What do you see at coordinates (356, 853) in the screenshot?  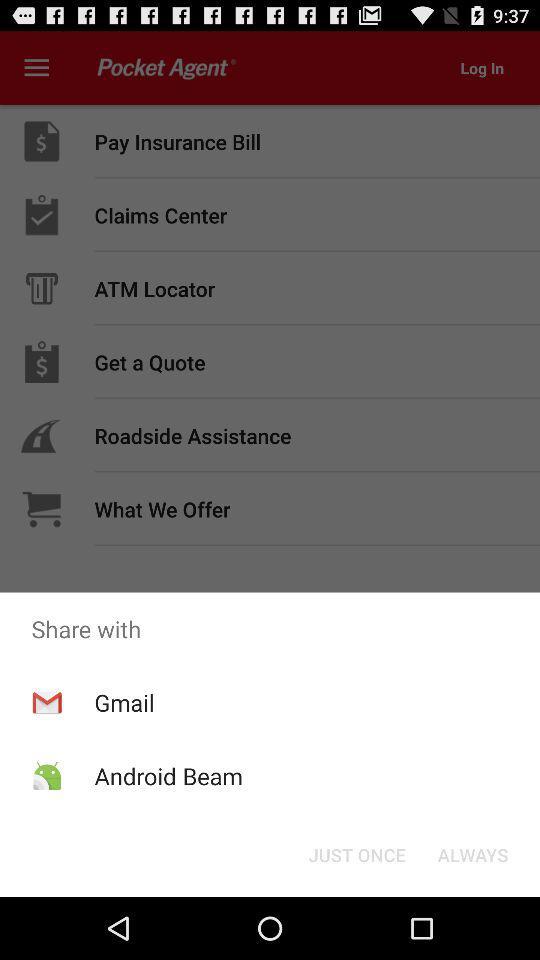 I see `the just once button` at bounding box center [356, 853].